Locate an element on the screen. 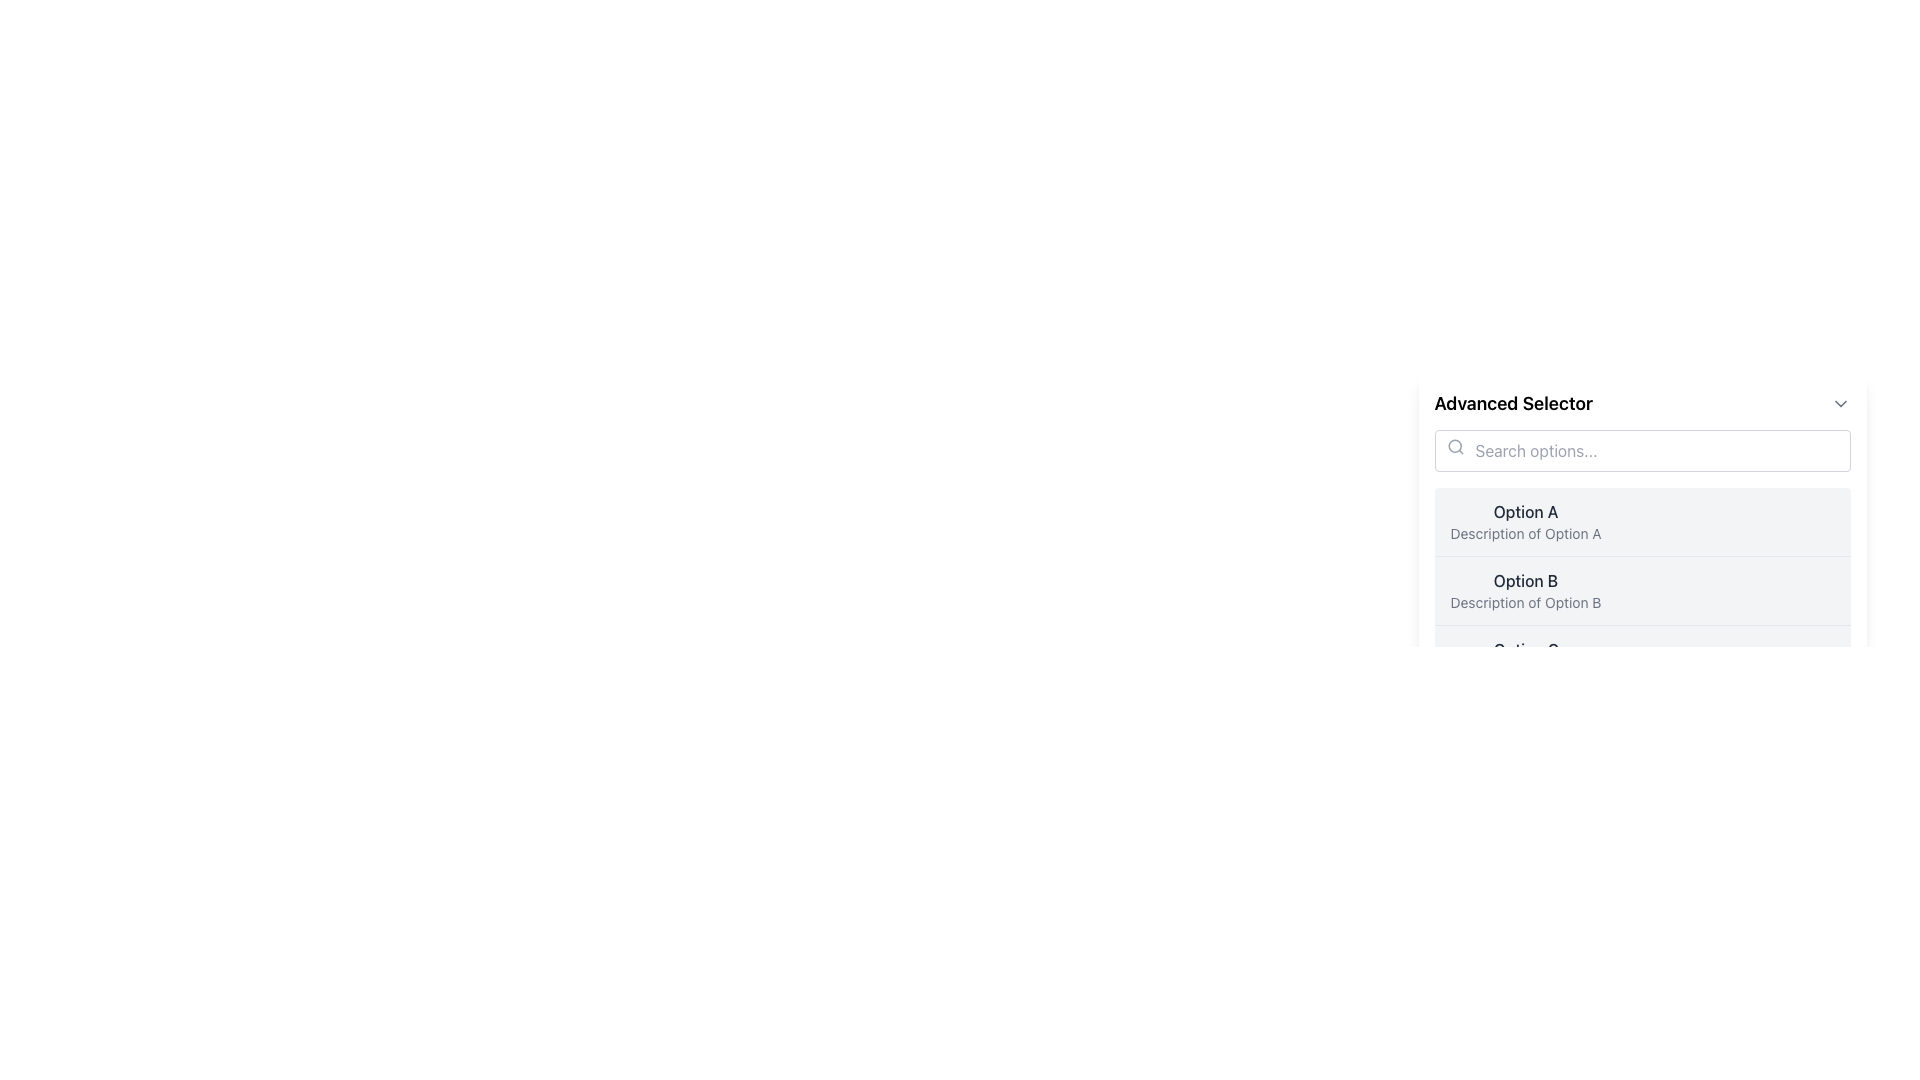  the second selectable option labeled 'Option B' in the Advanced Selector list is located at coordinates (1642, 589).